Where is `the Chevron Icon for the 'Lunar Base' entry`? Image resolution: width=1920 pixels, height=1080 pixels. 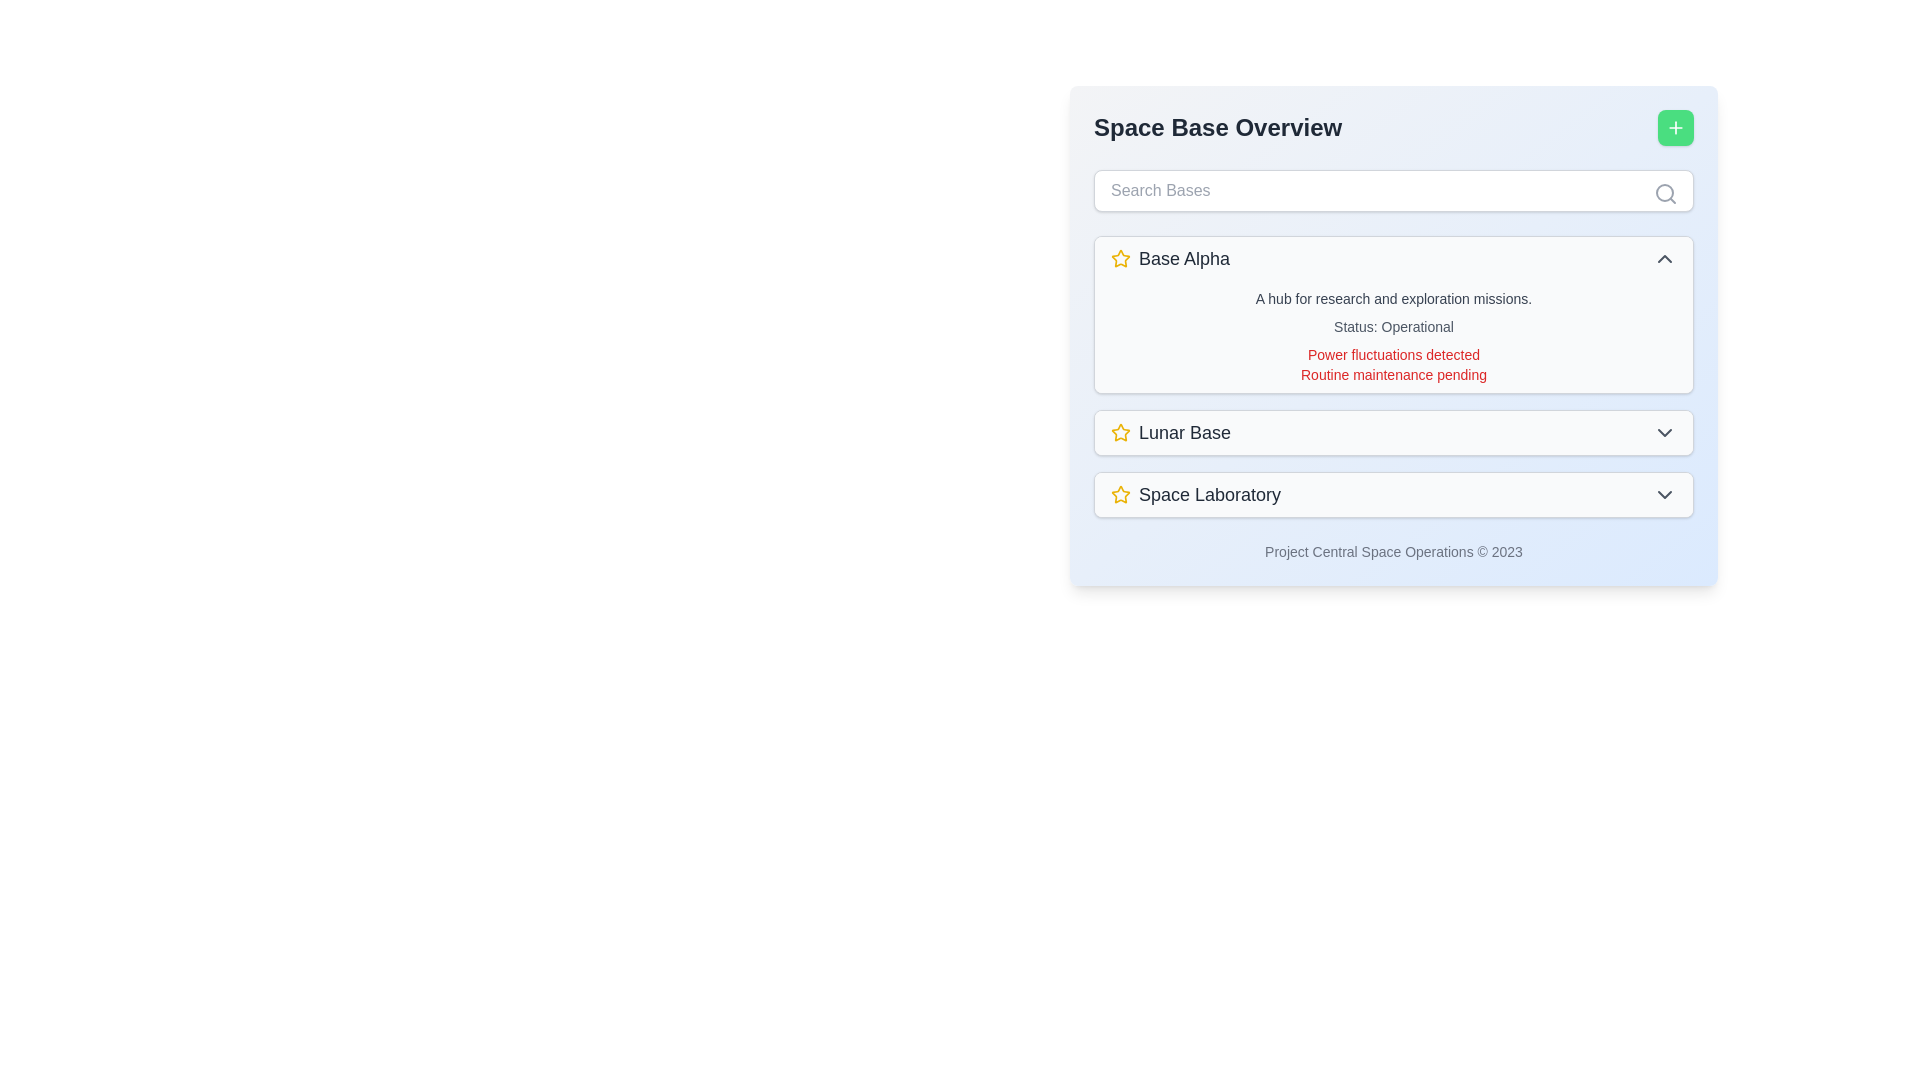 the Chevron Icon for the 'Lunar Base' entry is located at coordinates (1665, 431).